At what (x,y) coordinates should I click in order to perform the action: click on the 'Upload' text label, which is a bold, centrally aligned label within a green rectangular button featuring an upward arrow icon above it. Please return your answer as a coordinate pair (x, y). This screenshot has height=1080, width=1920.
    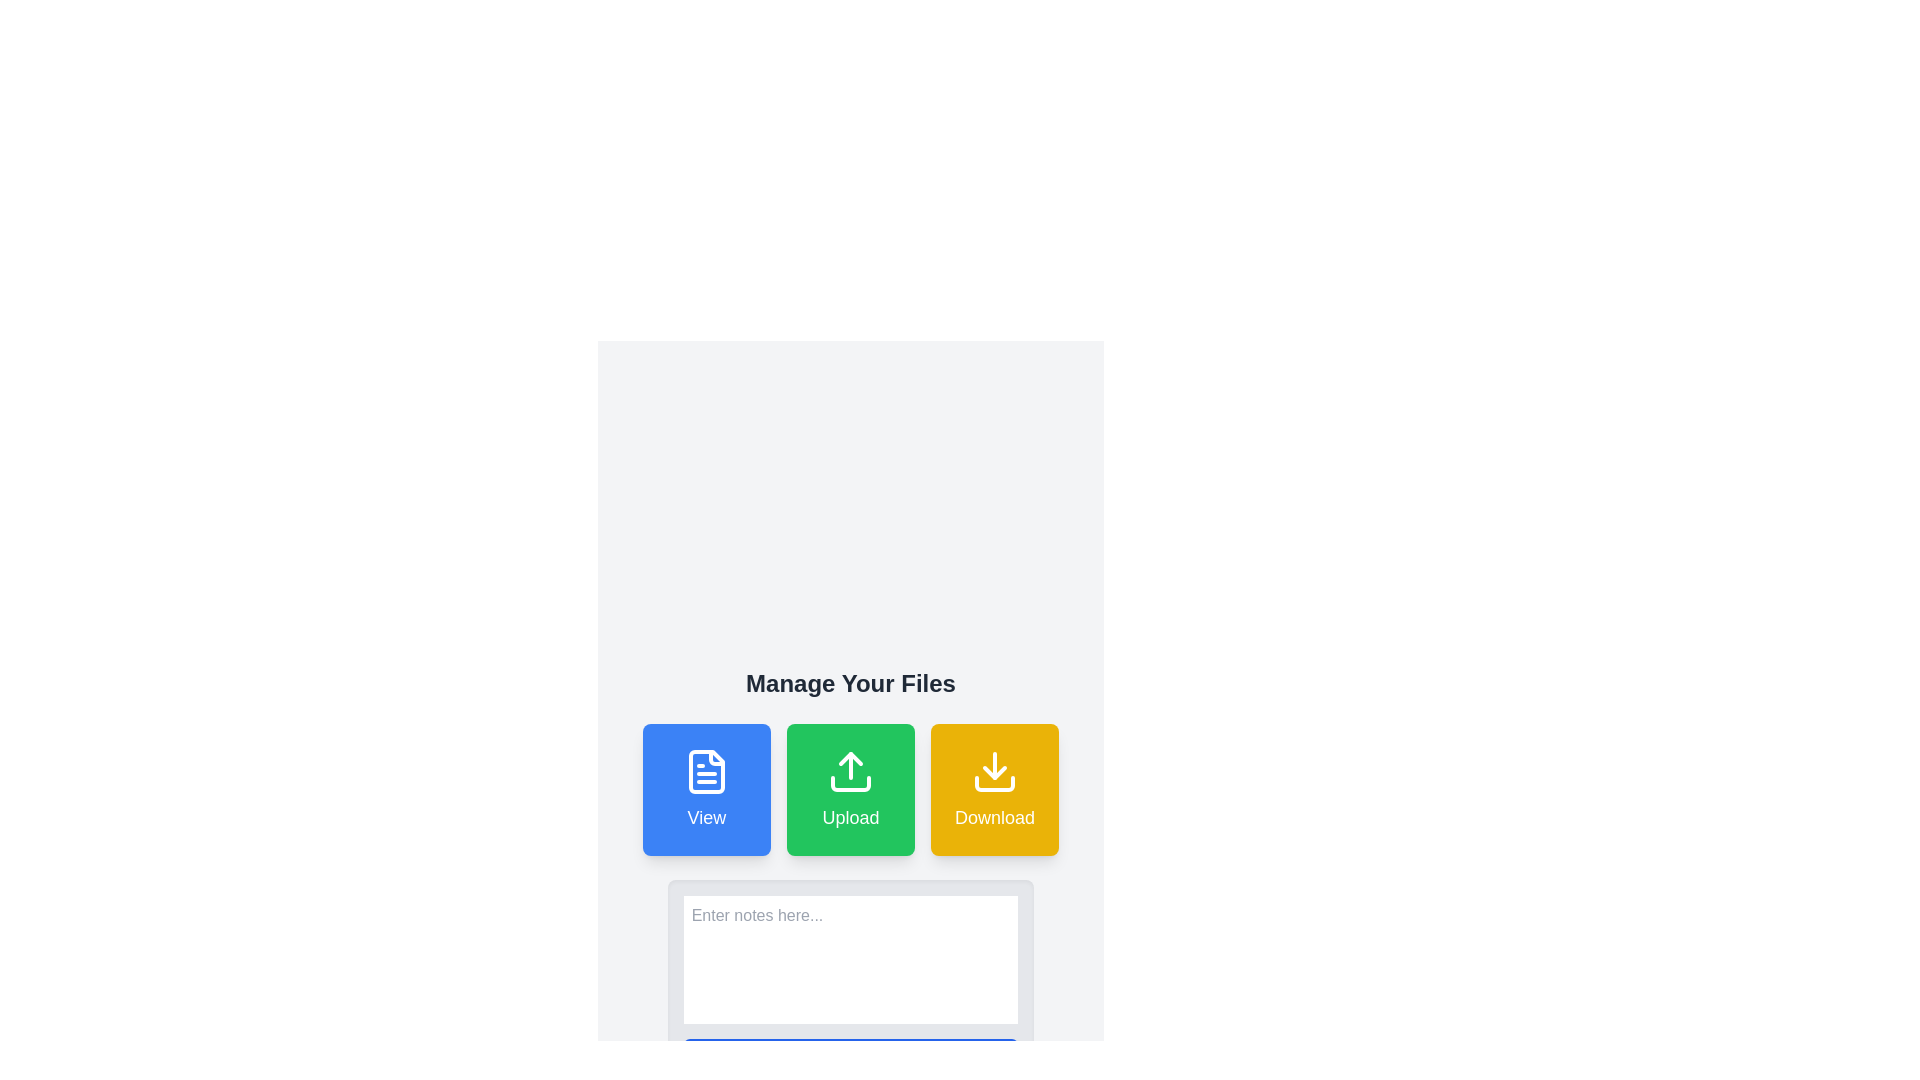
    Looking at the image, I should click on (850, 817).